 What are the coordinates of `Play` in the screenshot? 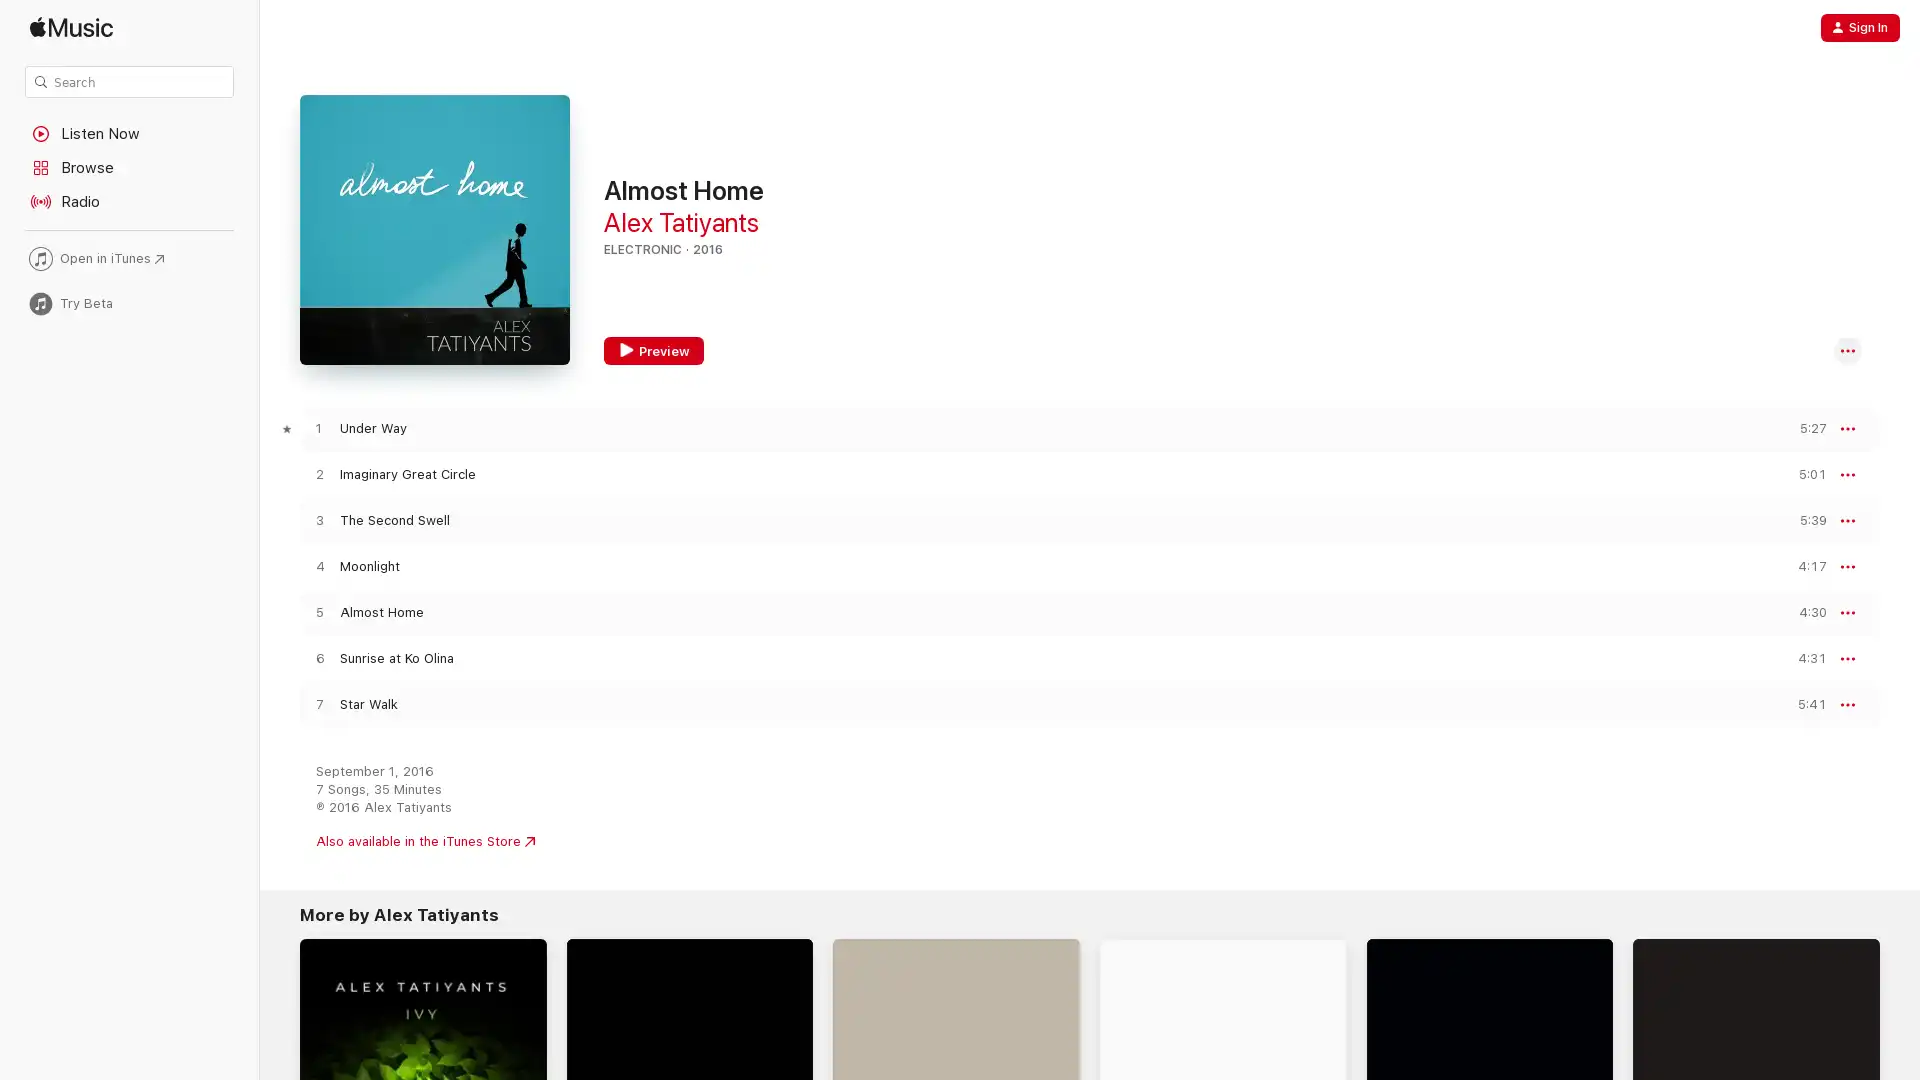 It's located at (318, 611).